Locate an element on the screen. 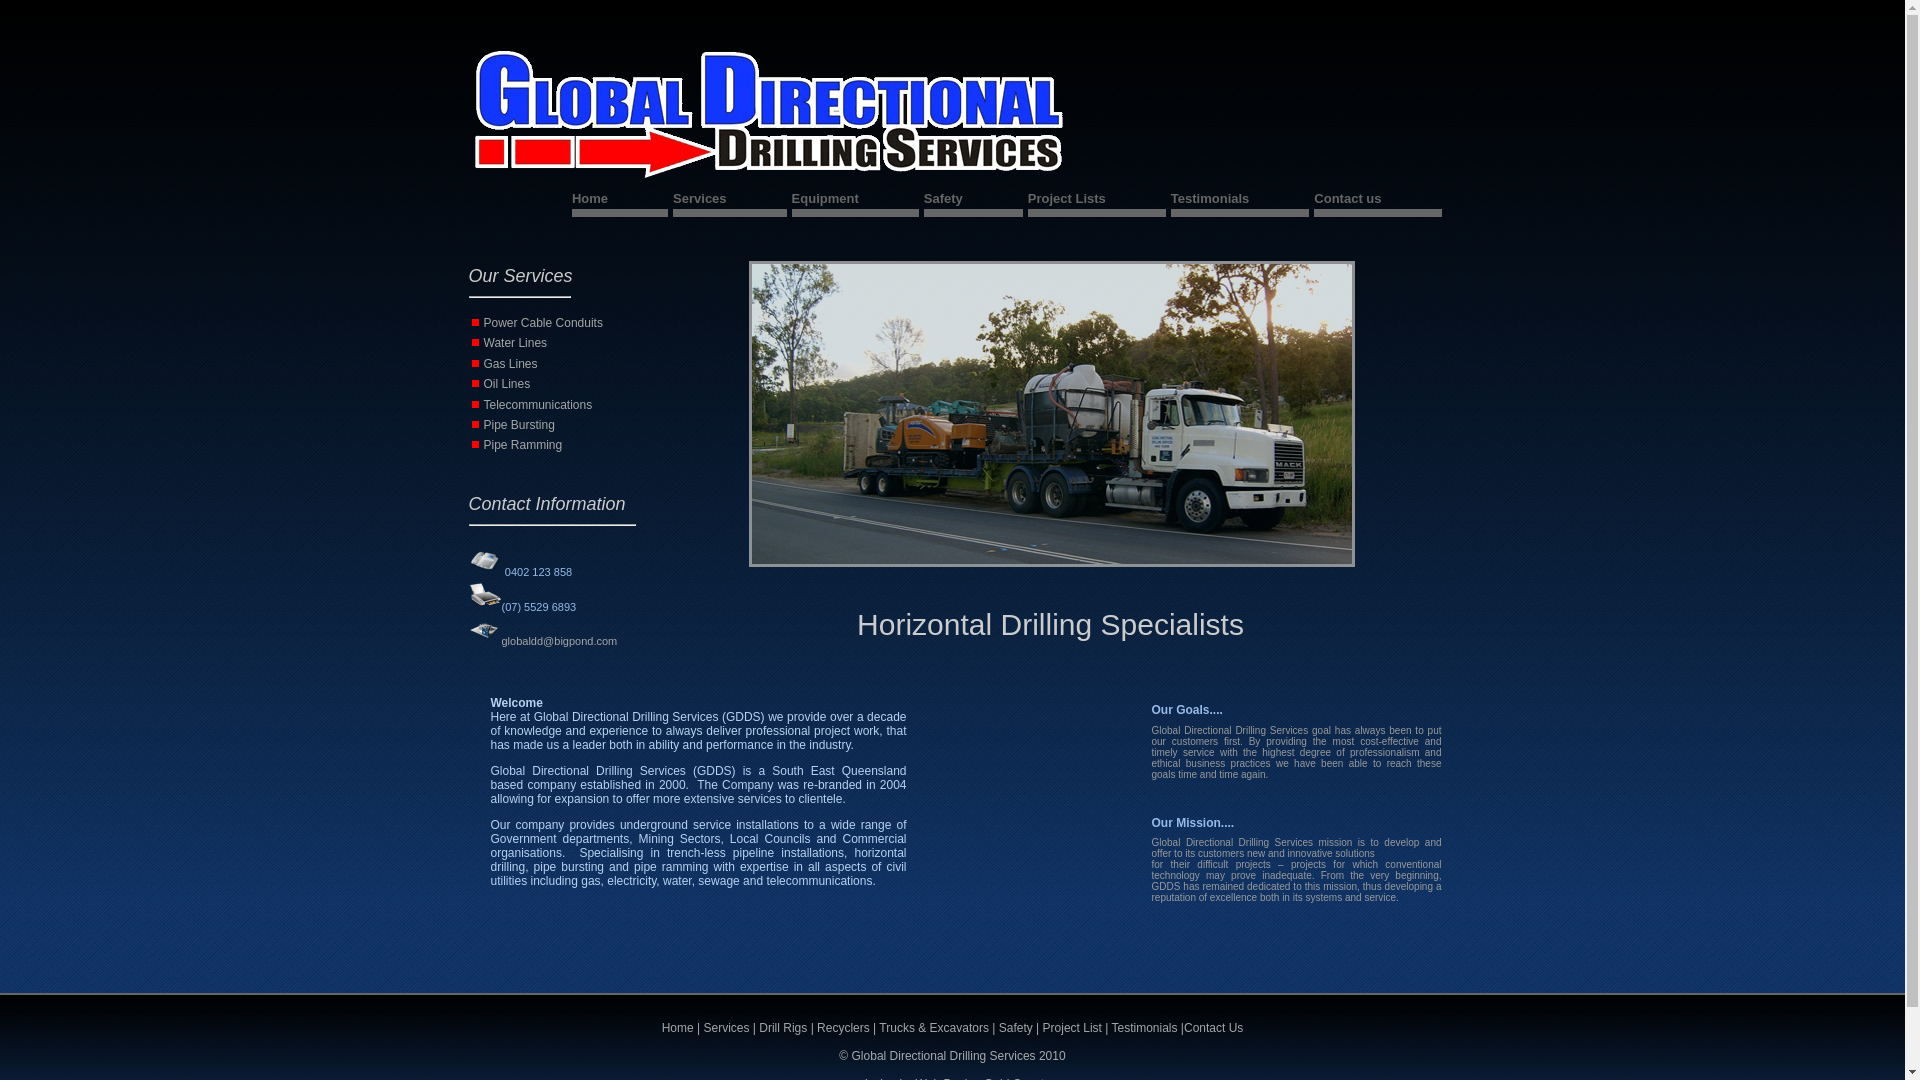  'Gas Lines' is located at coordinates (484, 363).